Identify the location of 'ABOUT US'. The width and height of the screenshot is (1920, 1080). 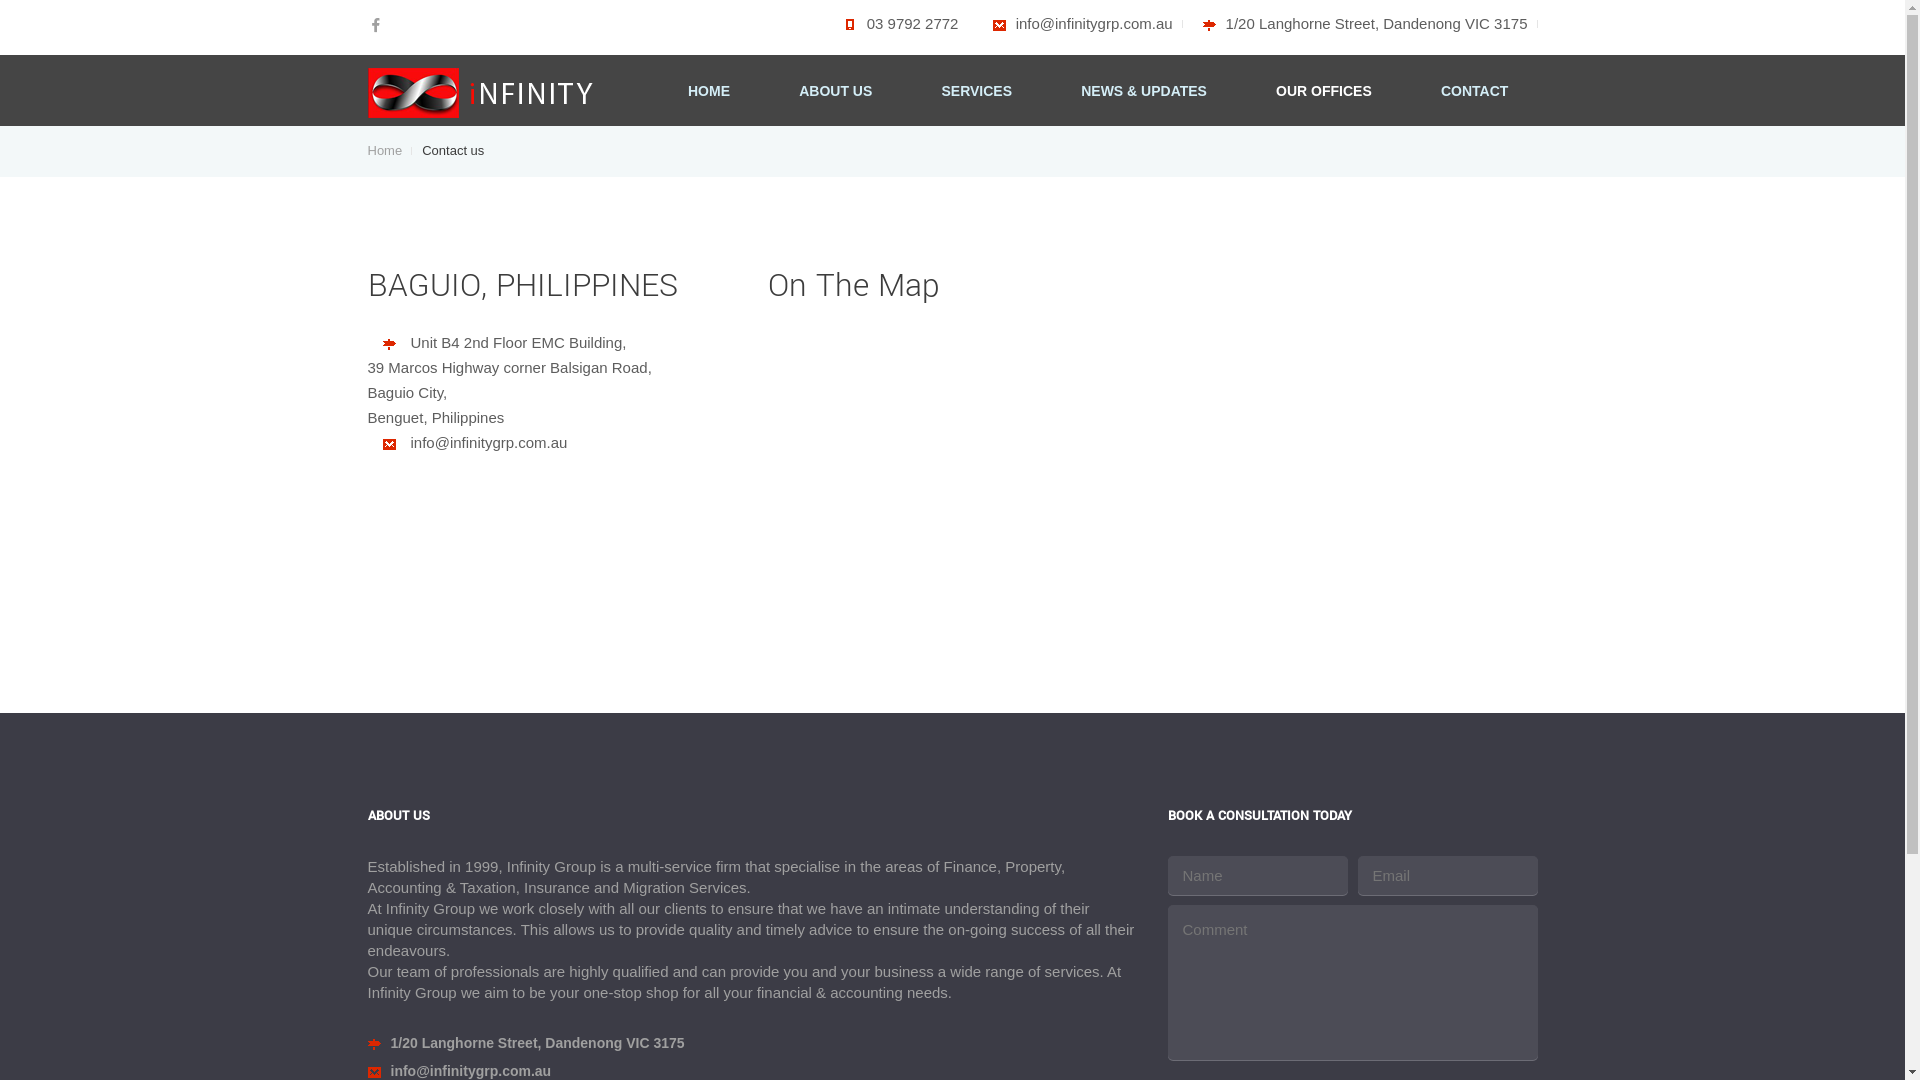
(835, 92).